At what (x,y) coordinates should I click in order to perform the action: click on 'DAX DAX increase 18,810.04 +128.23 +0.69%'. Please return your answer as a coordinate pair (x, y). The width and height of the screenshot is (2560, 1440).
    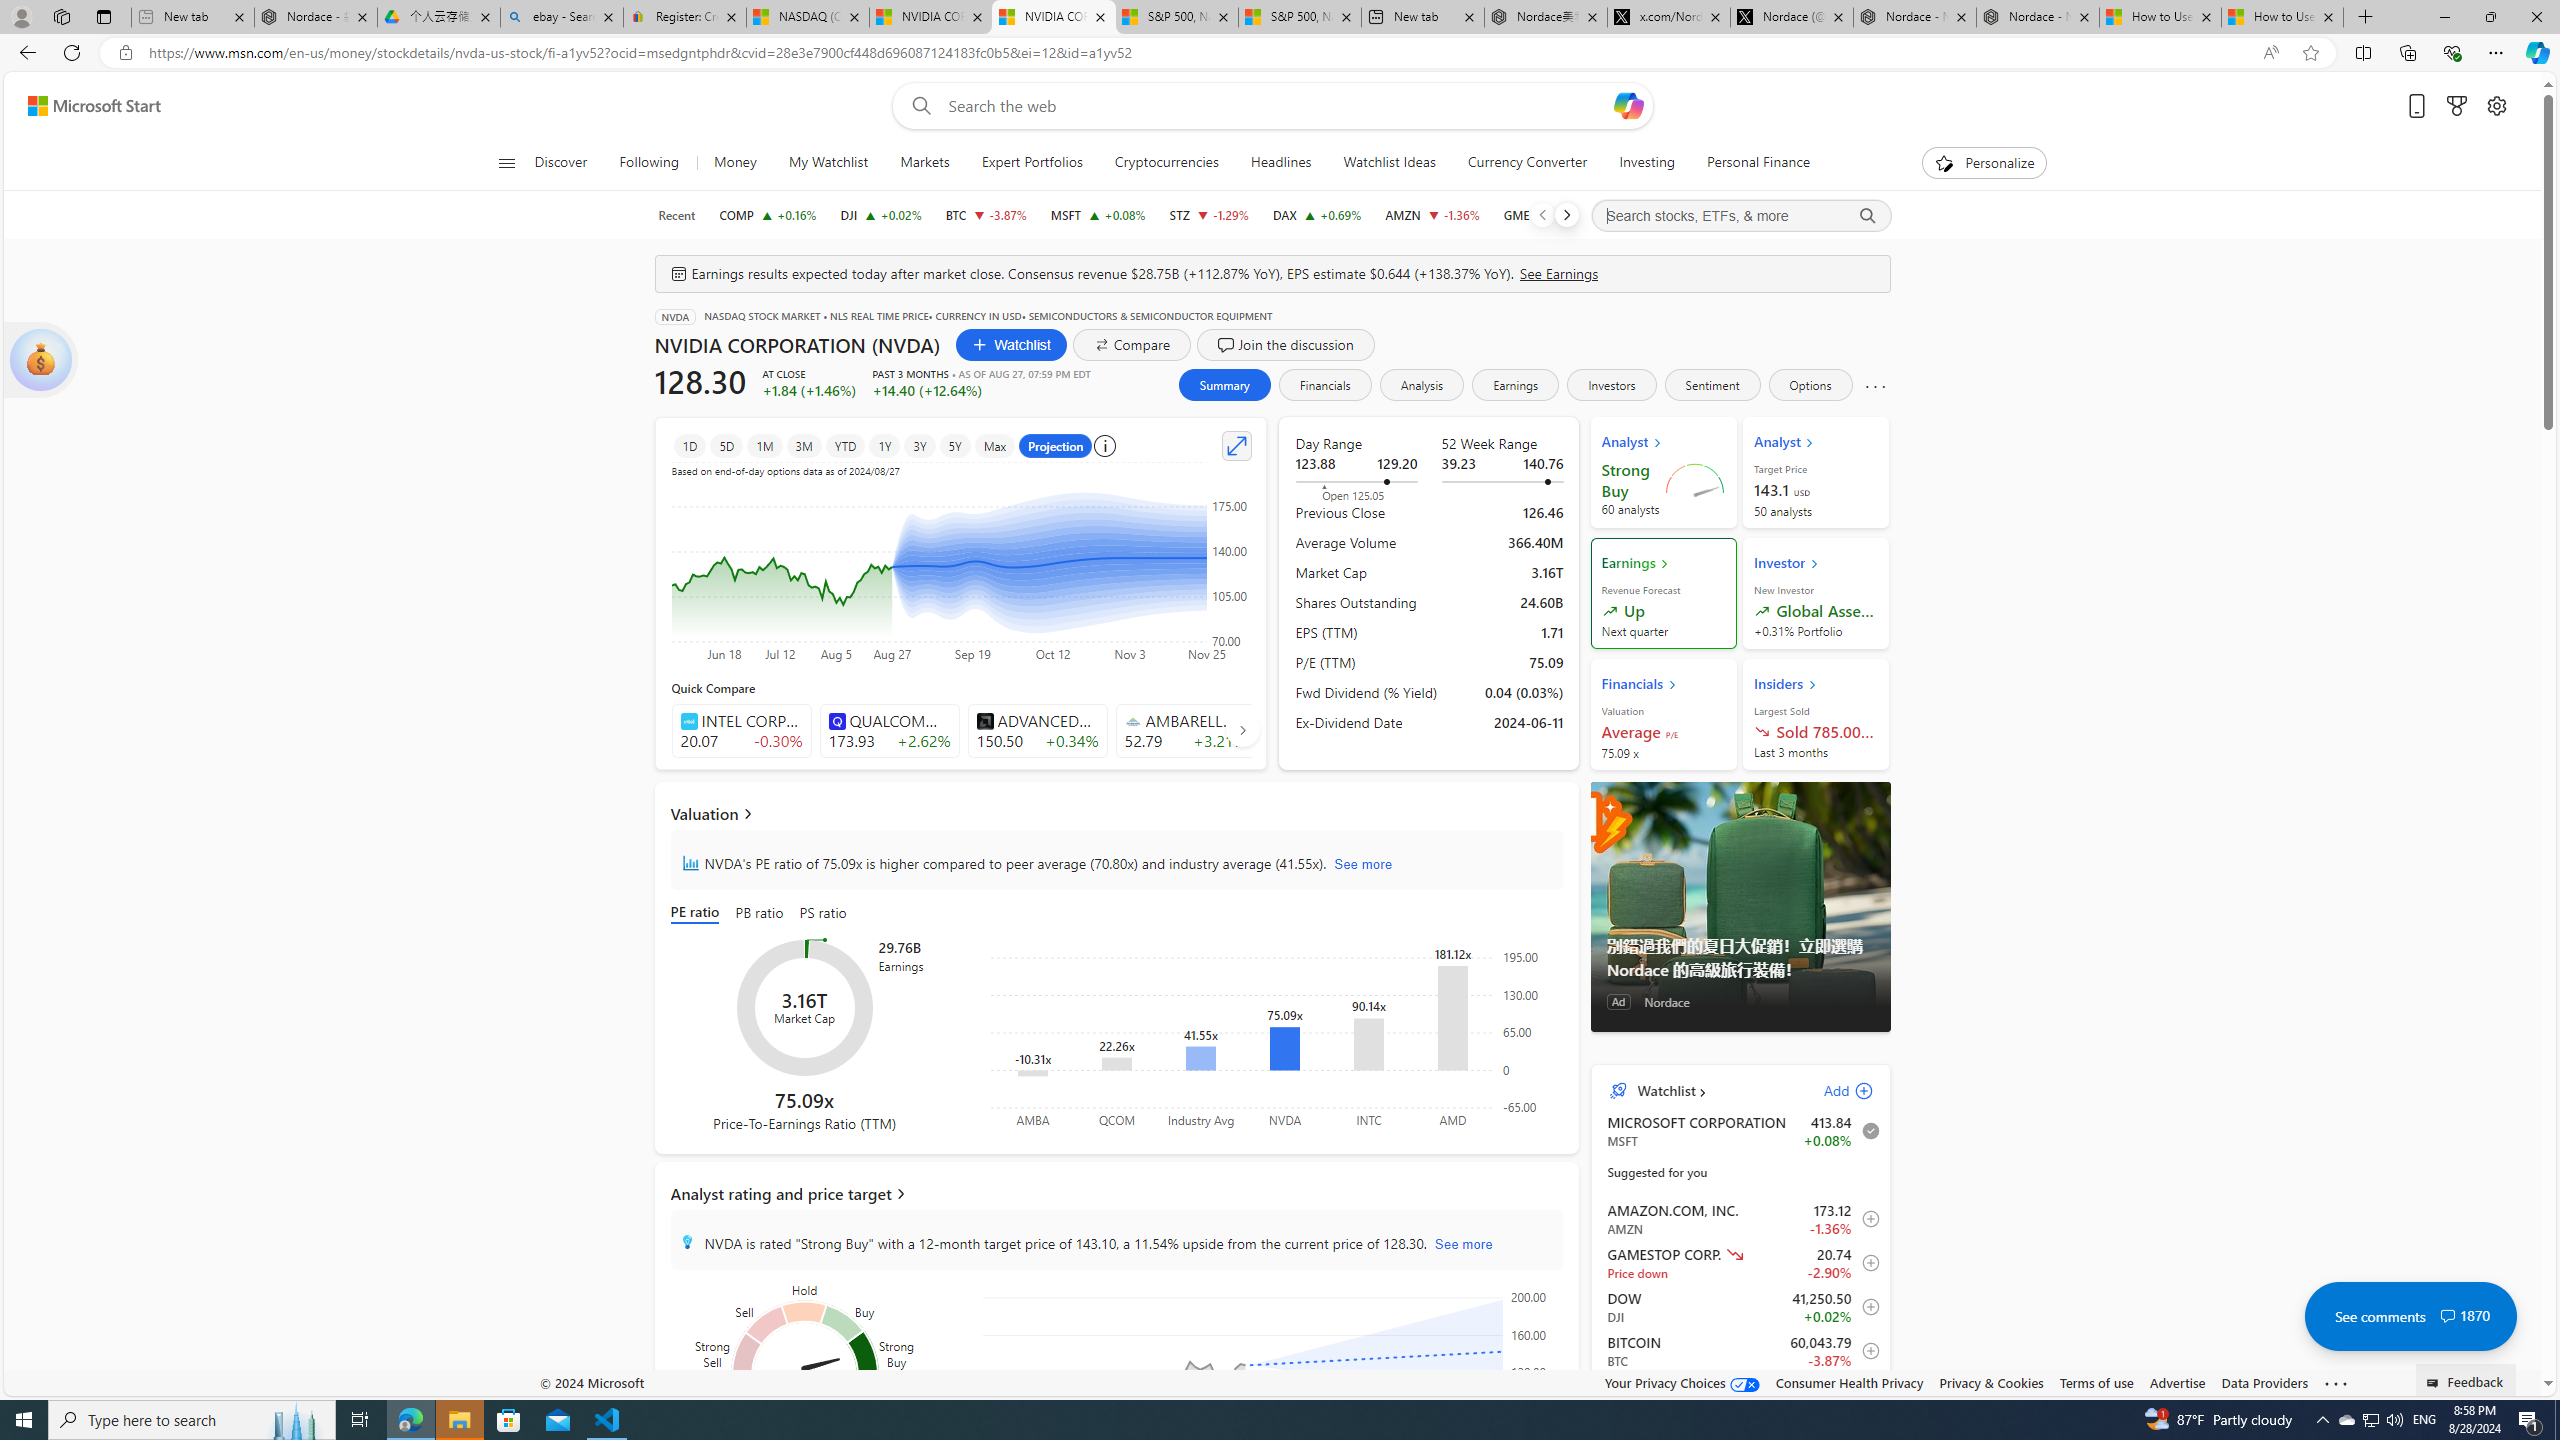
    Looking at the image, I should click on (1316, 214).